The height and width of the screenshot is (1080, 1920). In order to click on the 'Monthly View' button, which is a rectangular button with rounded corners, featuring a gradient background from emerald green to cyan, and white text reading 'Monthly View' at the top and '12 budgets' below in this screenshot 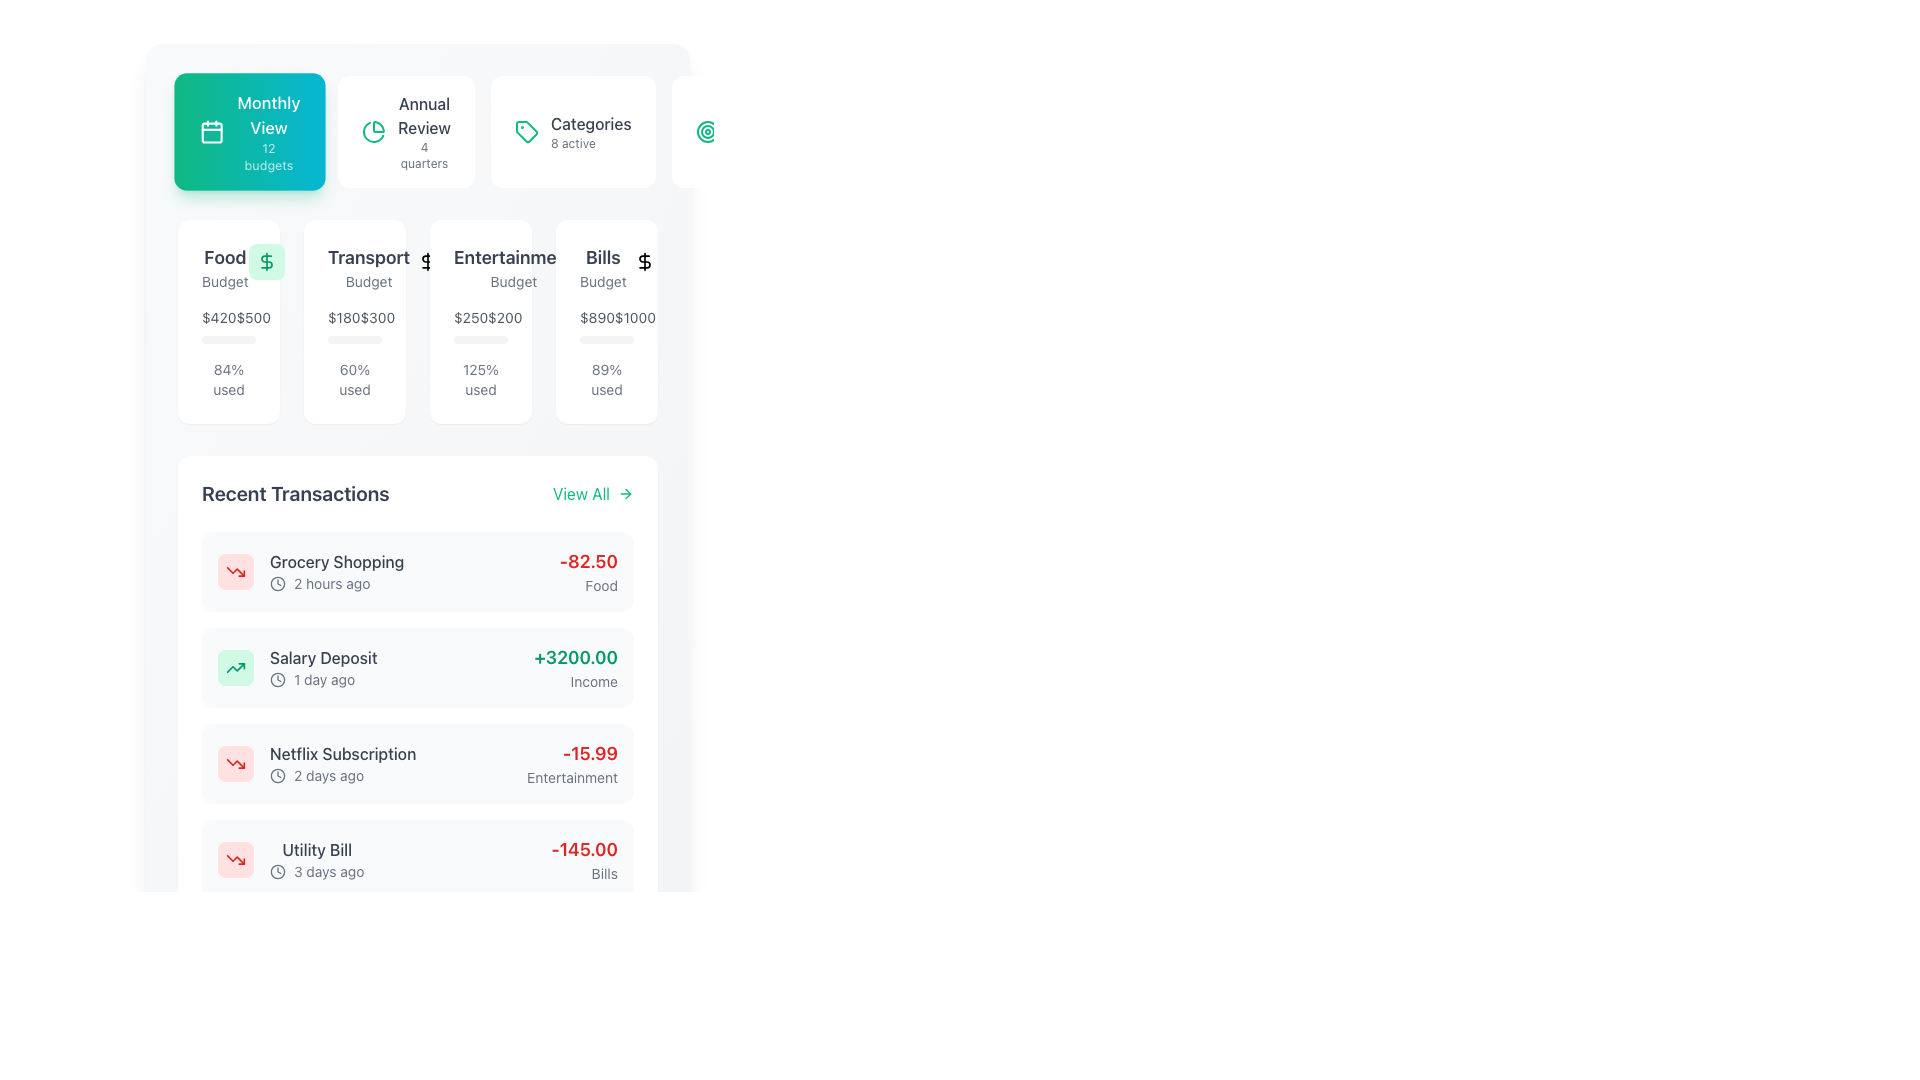, I will do `click(248, 131)`.